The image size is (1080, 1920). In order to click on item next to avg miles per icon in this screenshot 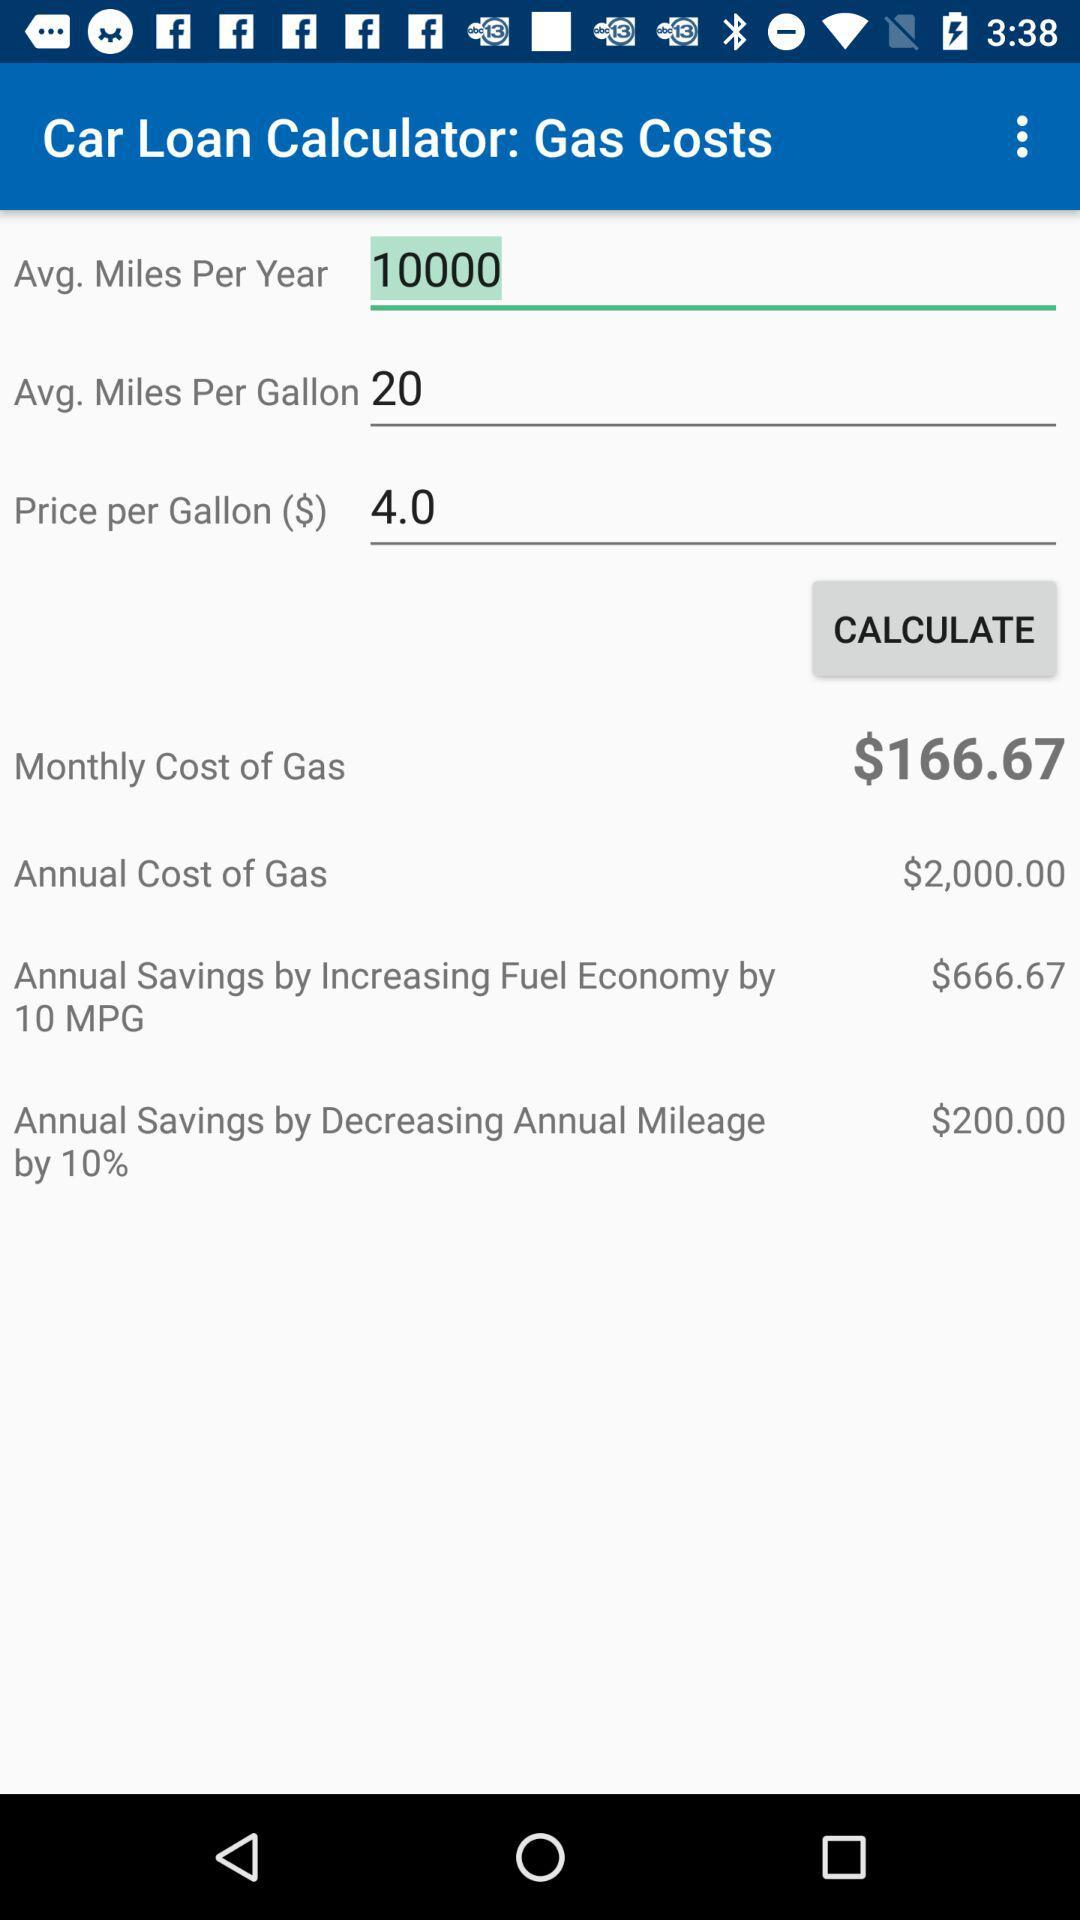, I will do `click(712, 268)`.